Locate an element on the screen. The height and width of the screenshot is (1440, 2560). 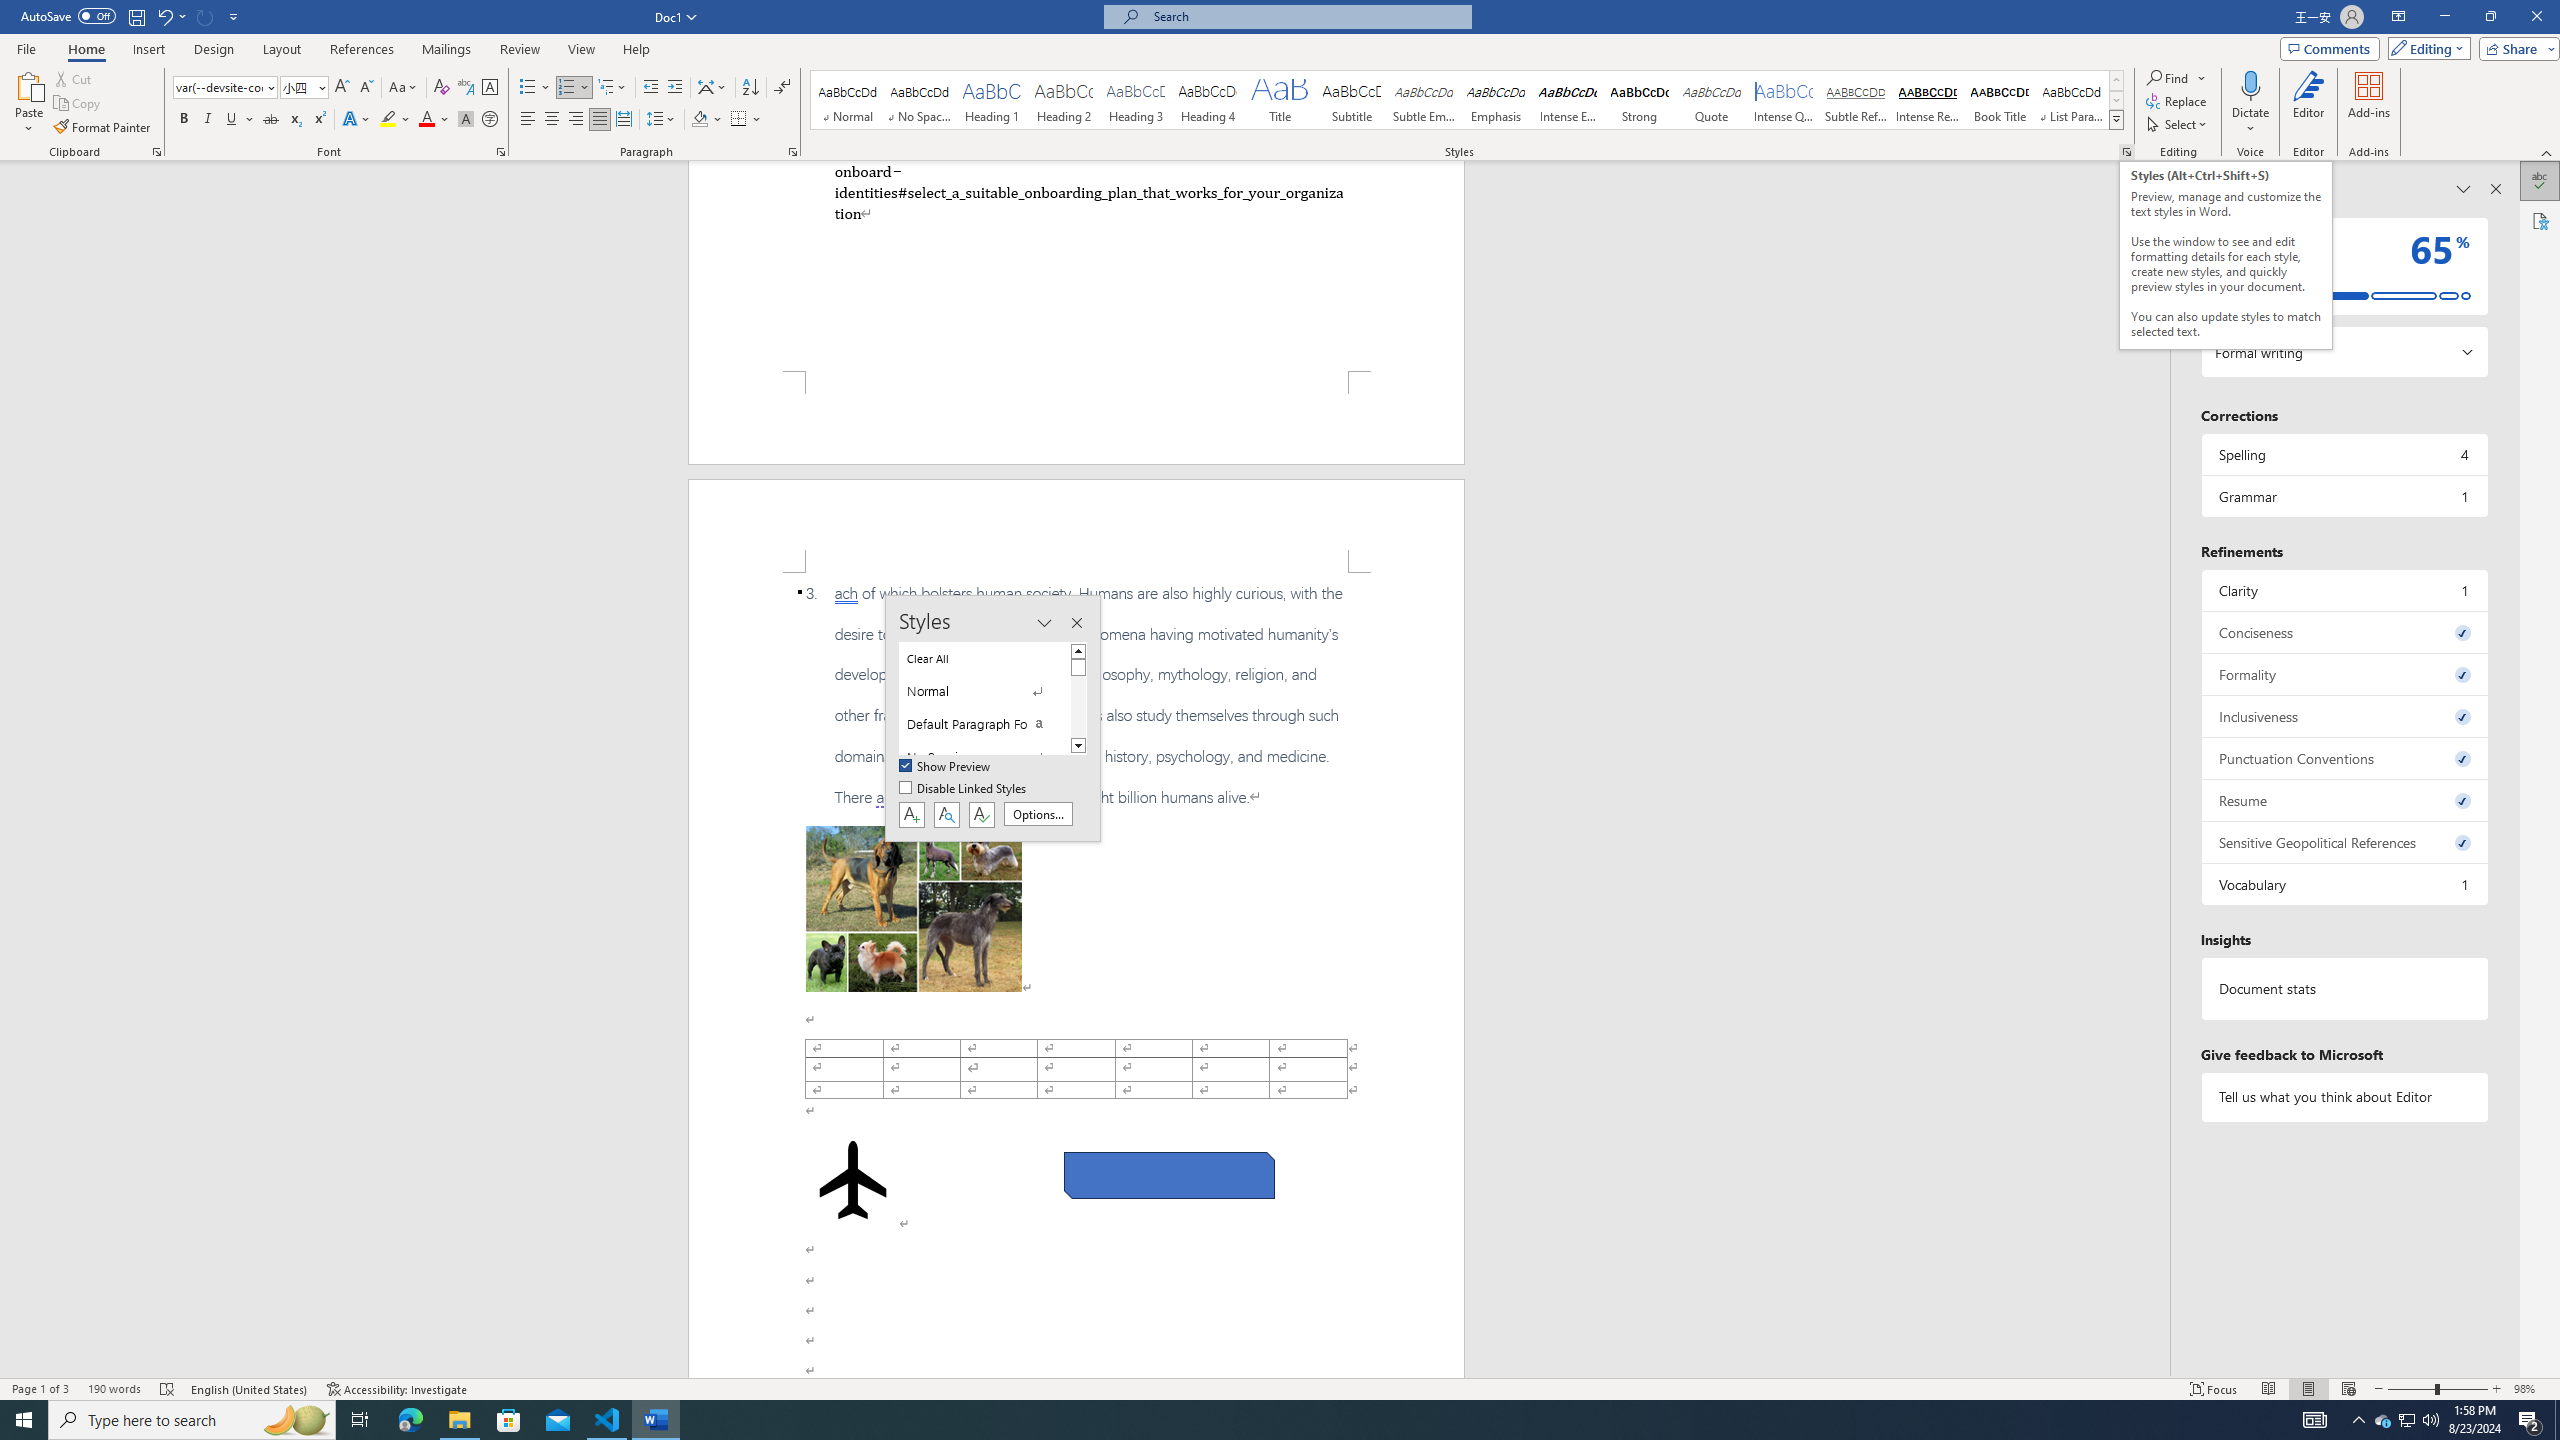
'Text Highlight Color Yellow' is located at coordinates (387, 118).